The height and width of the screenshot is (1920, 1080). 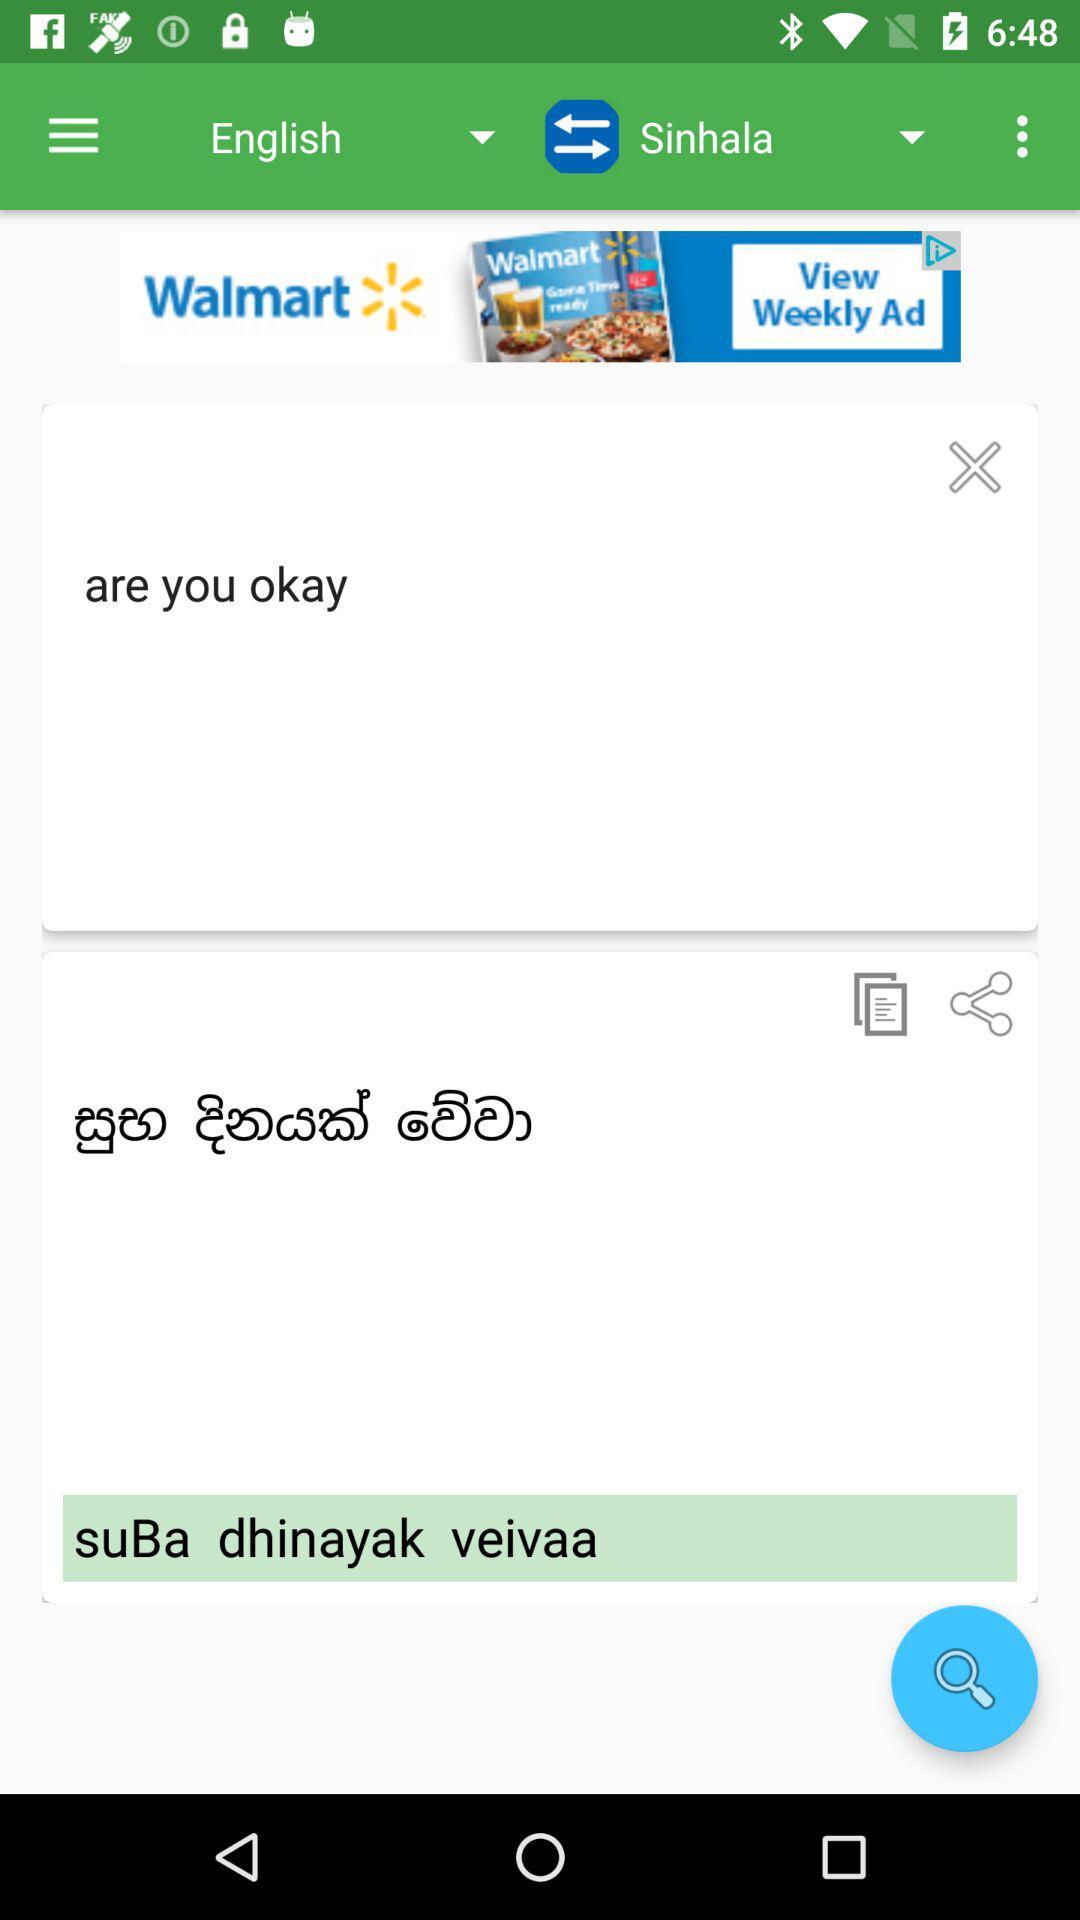 I want to click on item next to sinhala, so click(x=1027, y=135).